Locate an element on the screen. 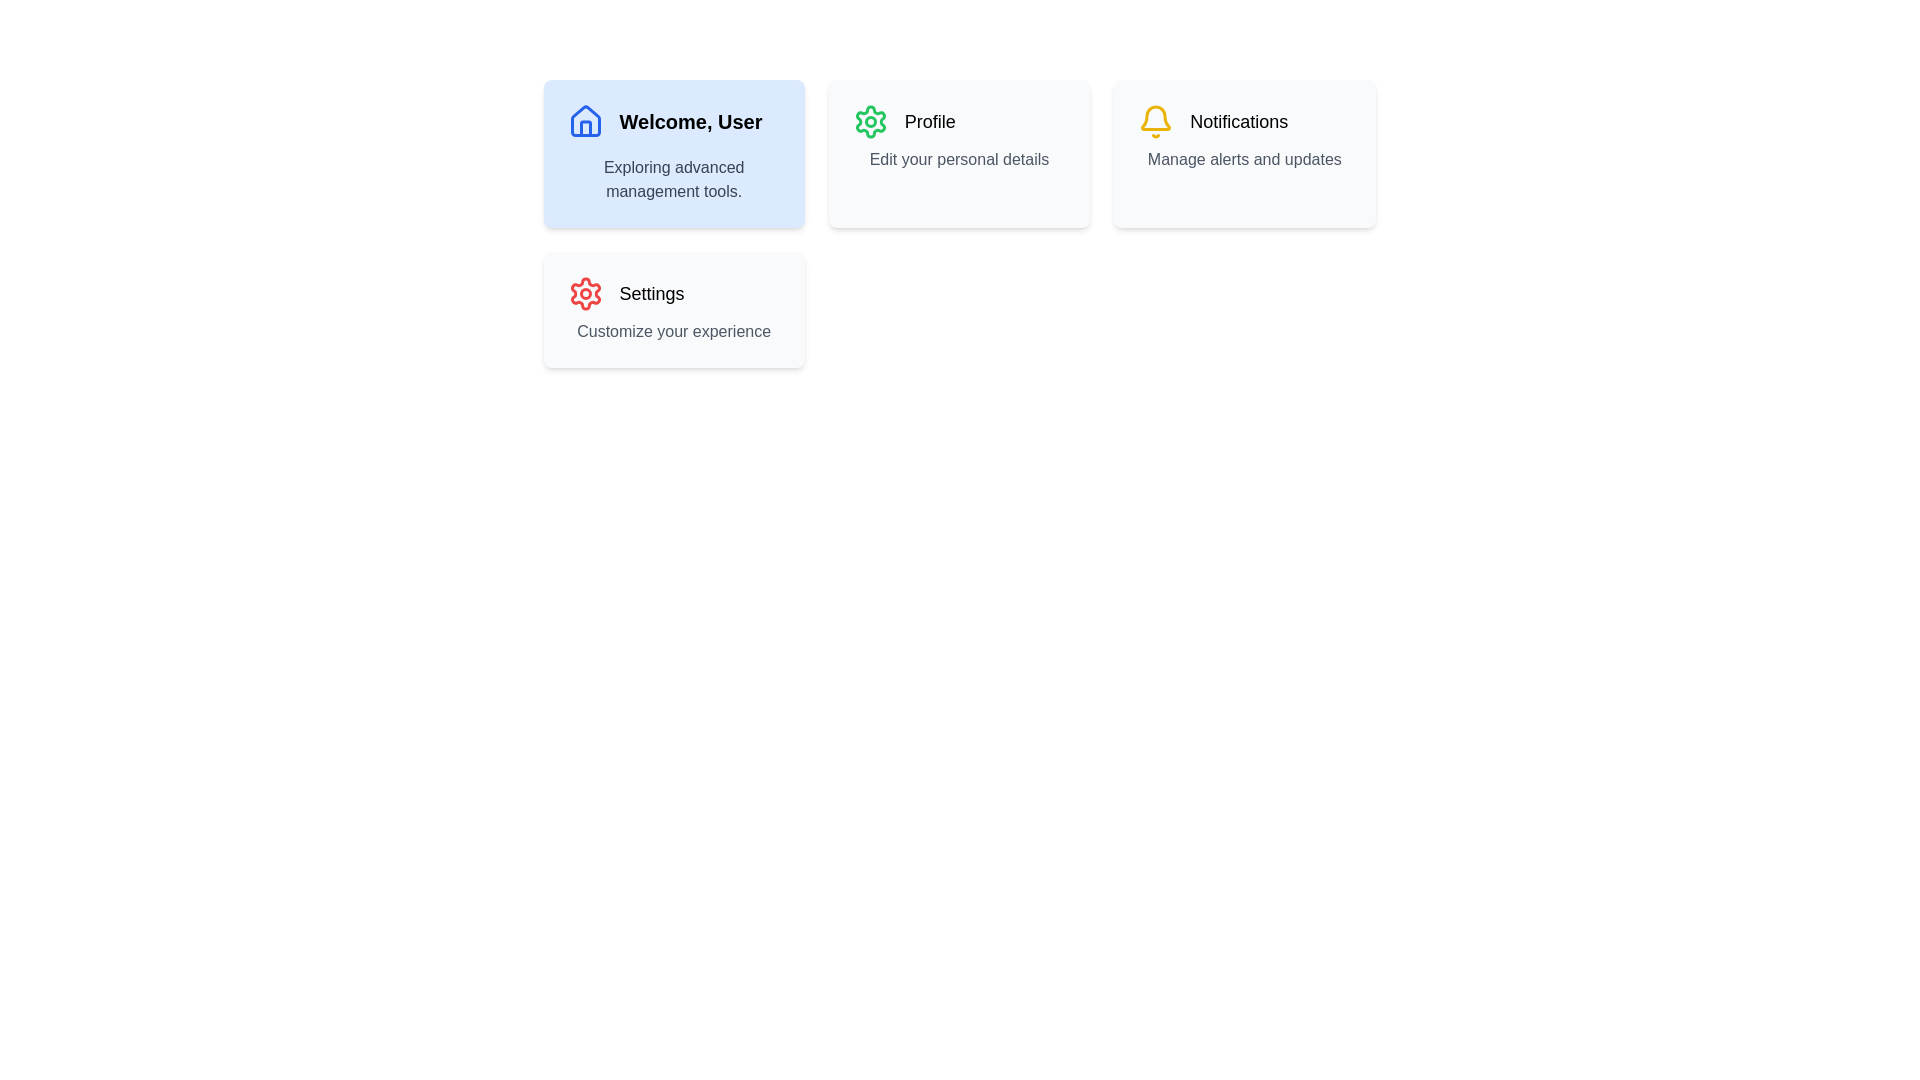 The height and width of the screenshot is (1080, 1920). the stylized blue house icon within the 'Welcome, User' section is located at coordinates (584, 121).